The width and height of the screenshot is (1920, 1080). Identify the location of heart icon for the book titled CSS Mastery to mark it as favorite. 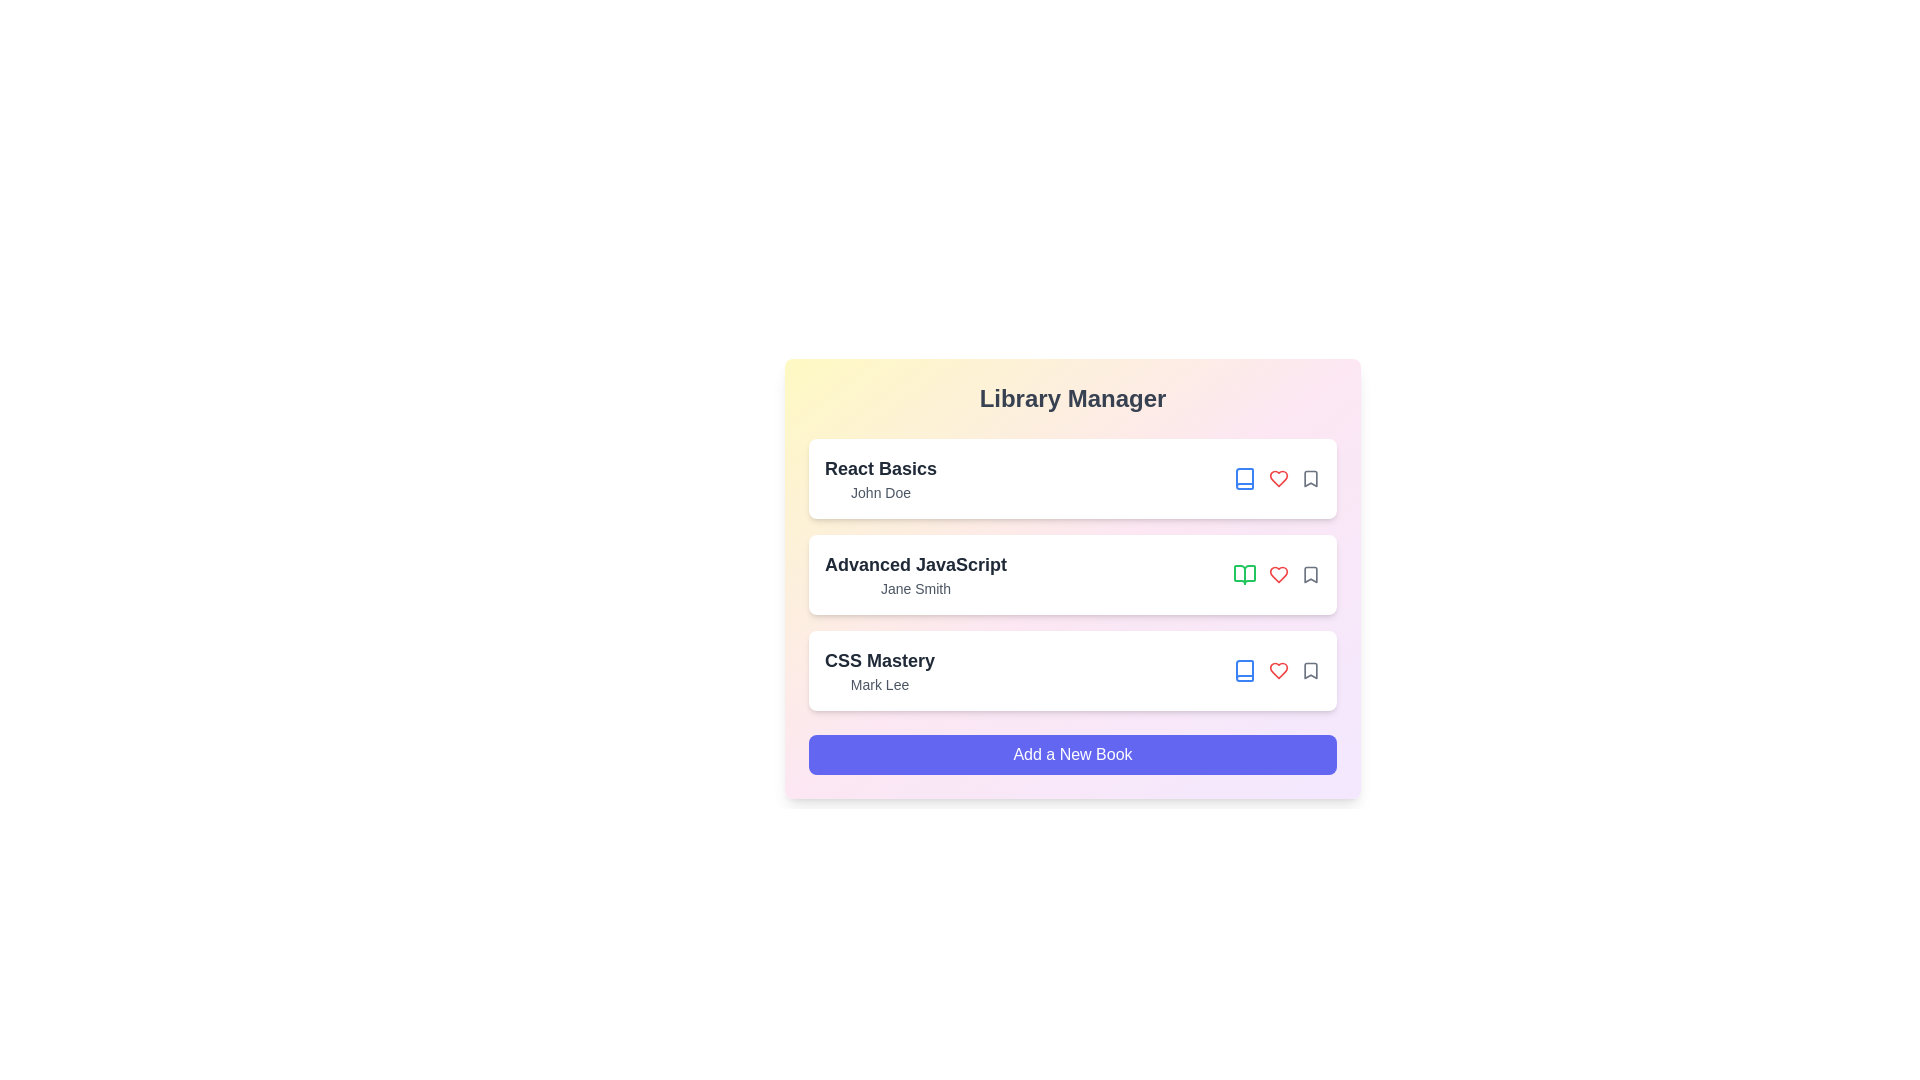
(1277, 671).